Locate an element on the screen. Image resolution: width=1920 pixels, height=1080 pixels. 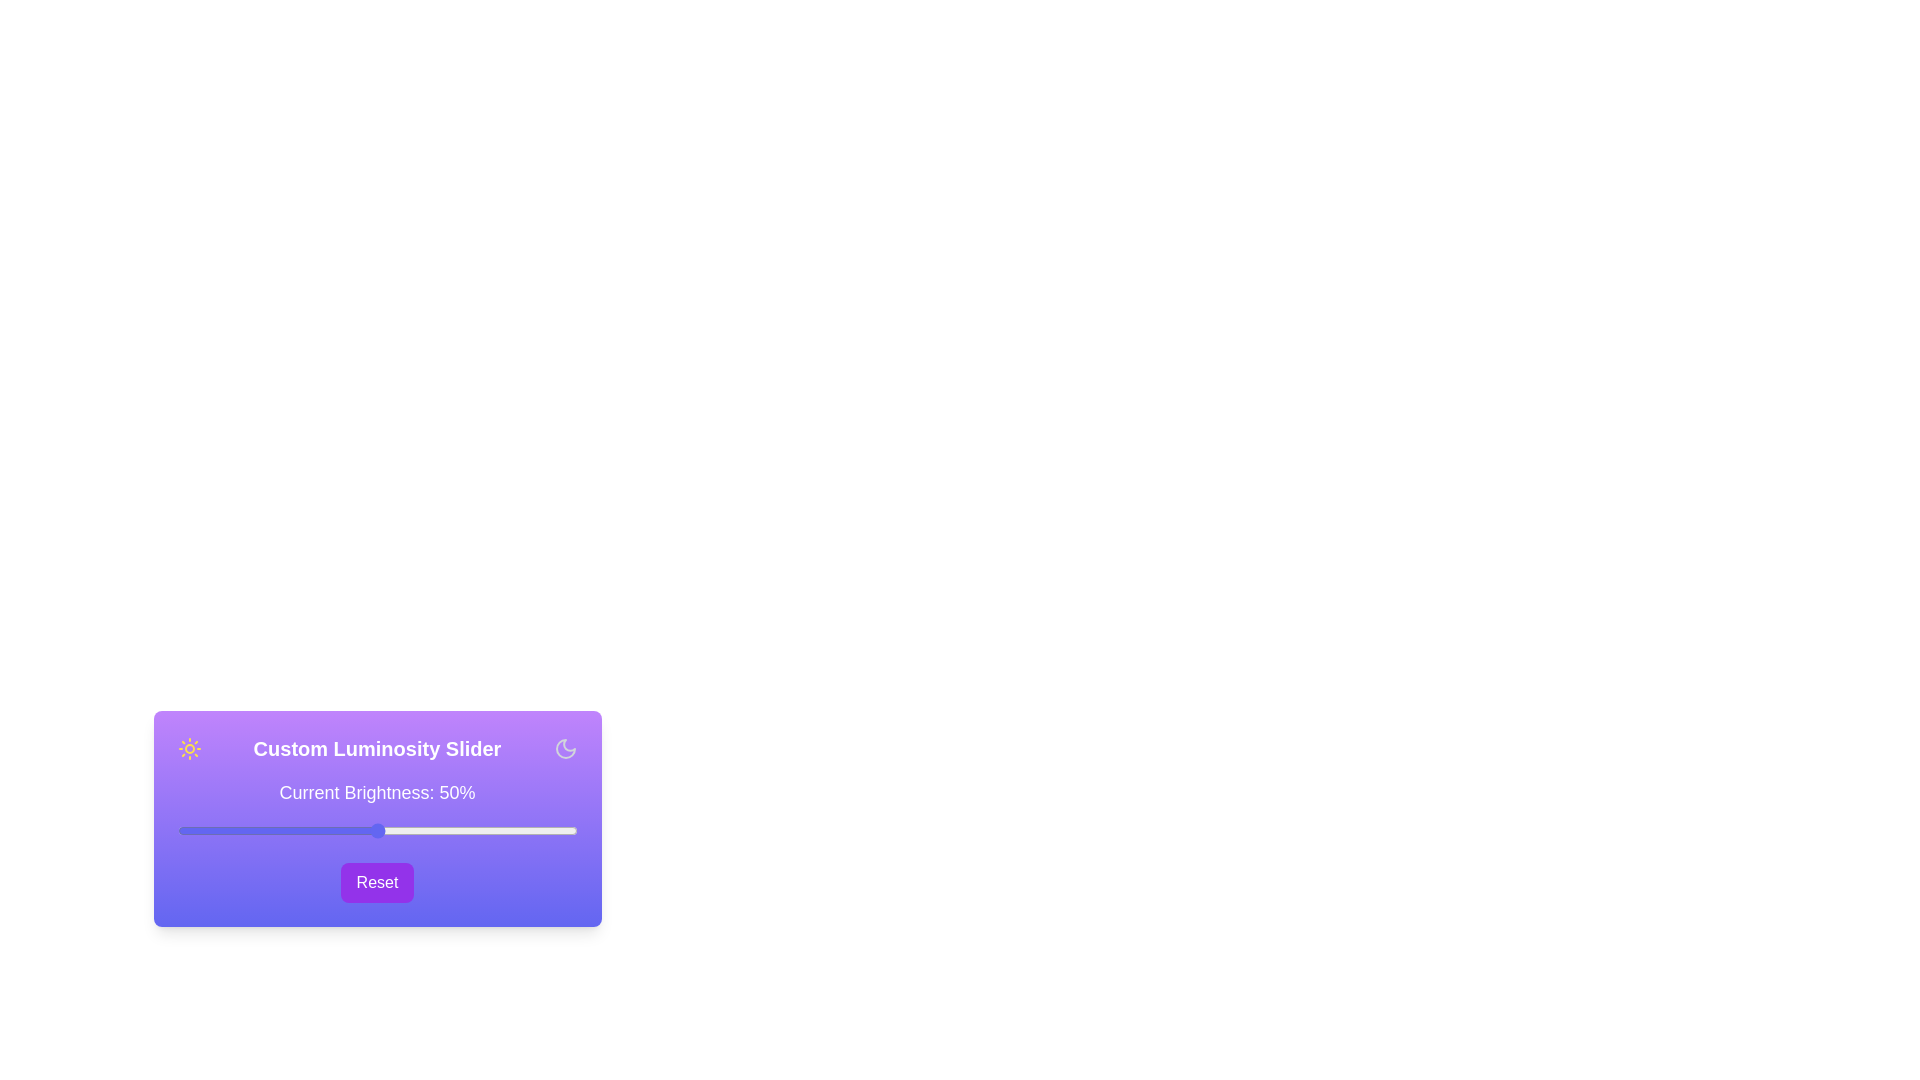
brightness is located at coordinates (280, 830).